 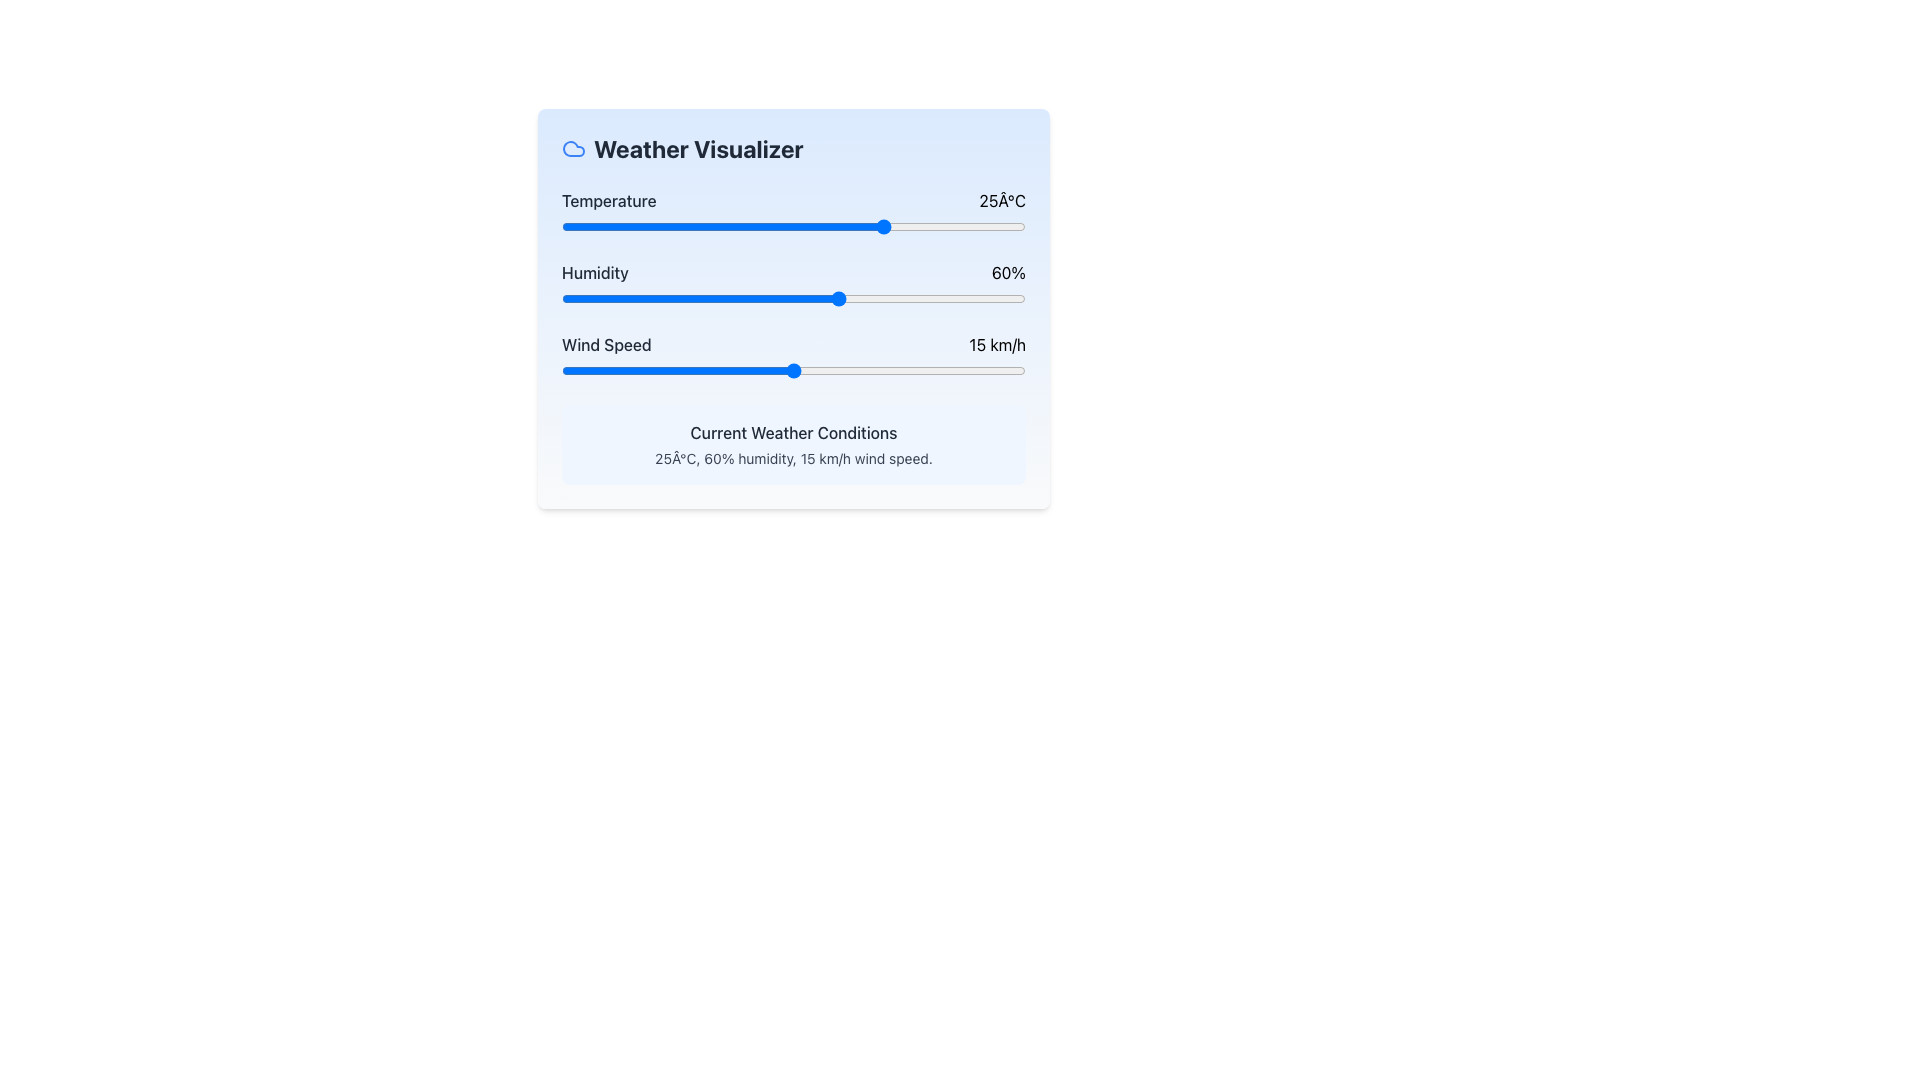 I want to click on wind speed, so click(x=916, y=370).